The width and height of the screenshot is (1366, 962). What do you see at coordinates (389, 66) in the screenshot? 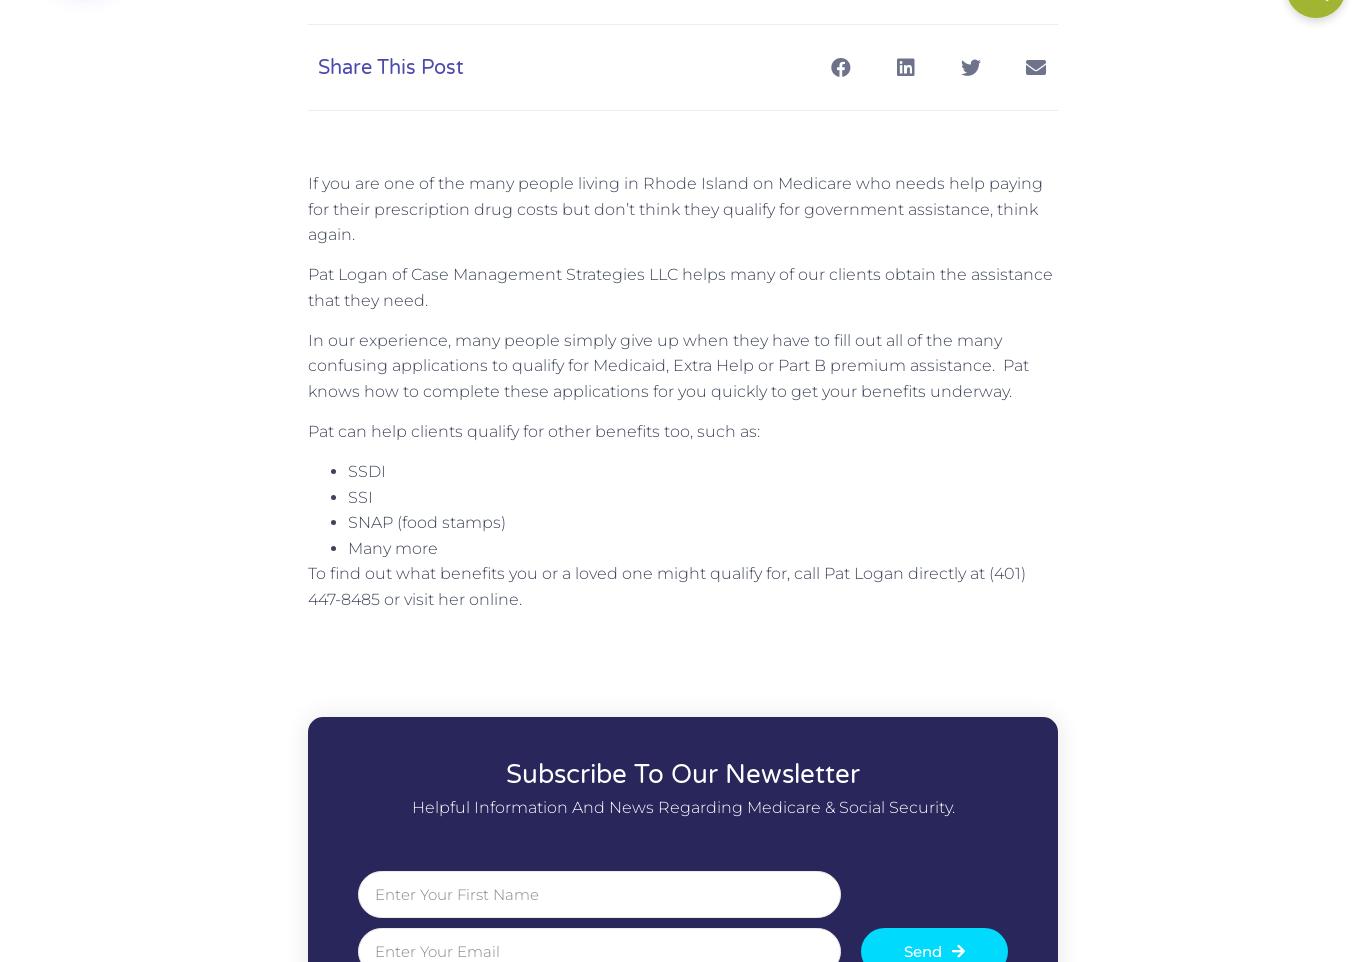
I see `'Share This Post'` at bounding box center [389, 66].